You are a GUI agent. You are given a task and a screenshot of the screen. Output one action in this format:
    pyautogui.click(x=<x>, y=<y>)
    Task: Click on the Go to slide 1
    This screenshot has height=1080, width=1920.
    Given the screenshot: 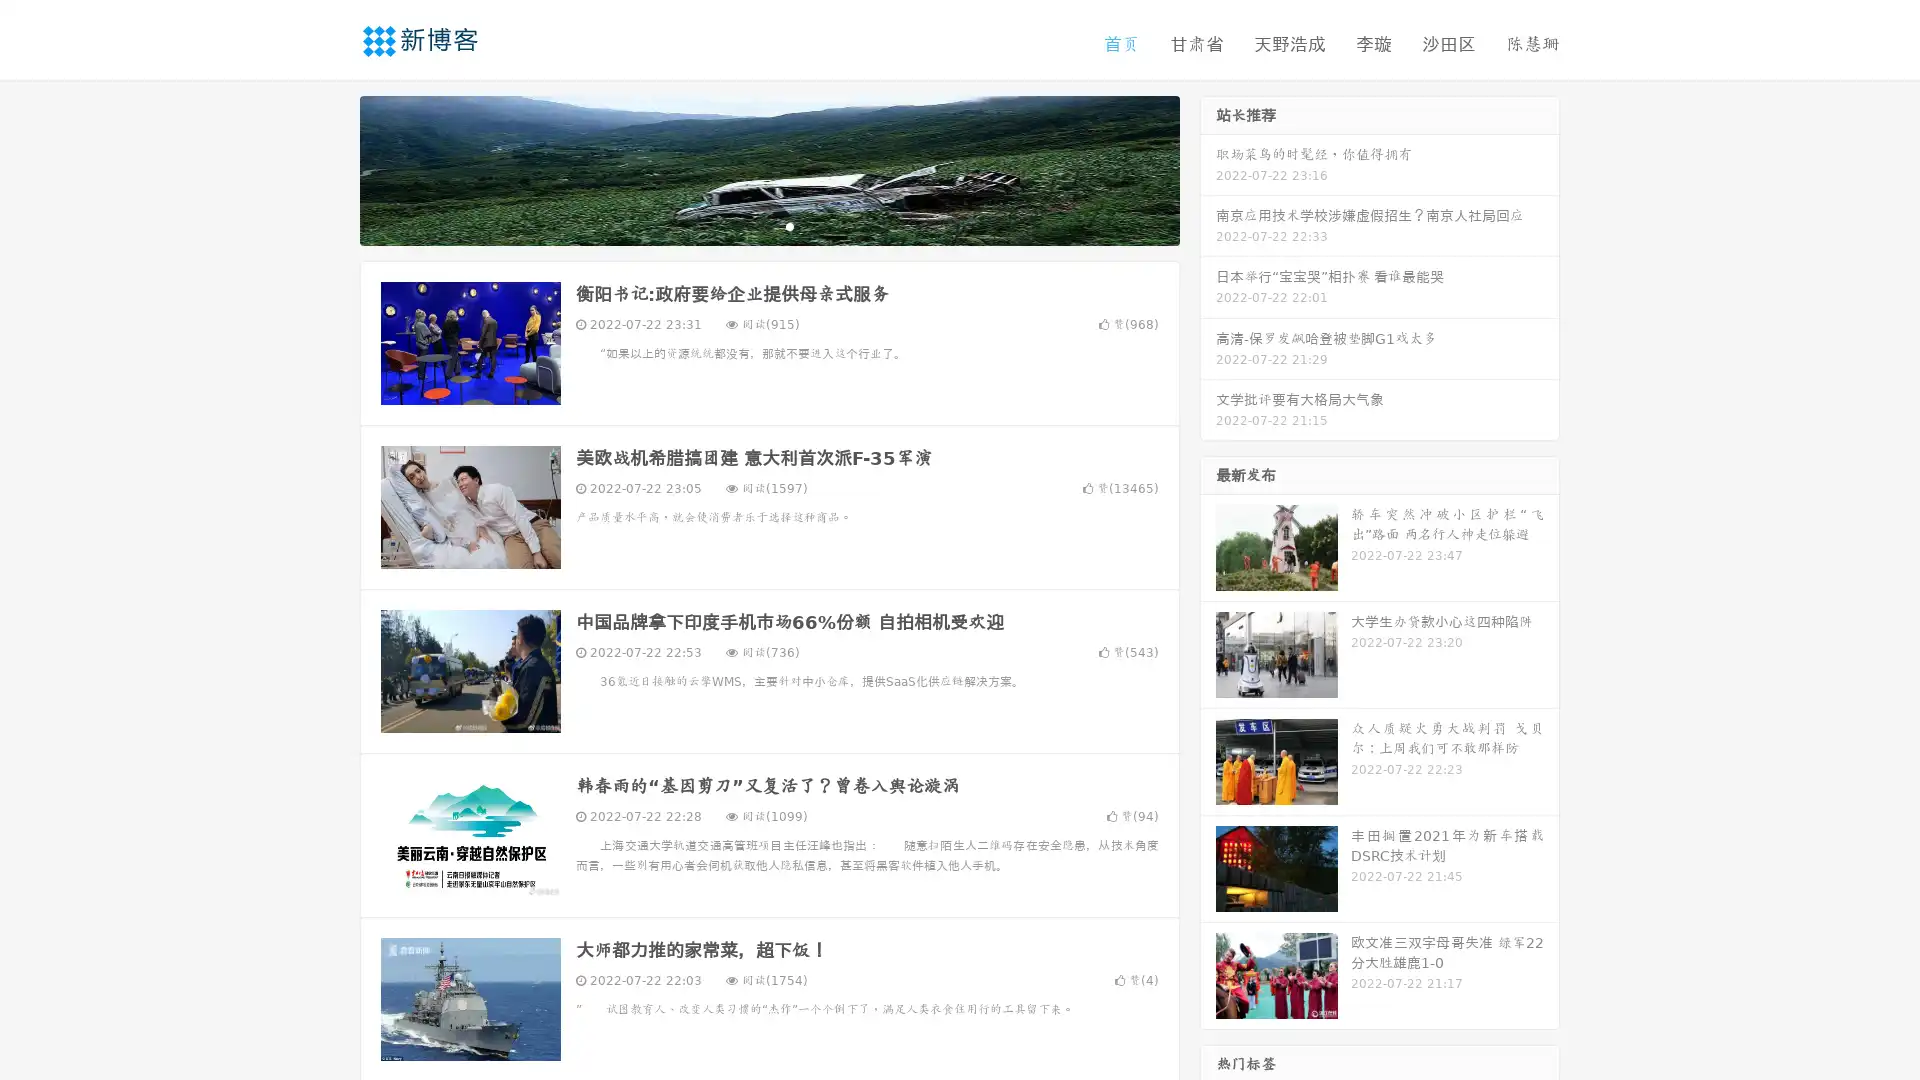 What is the action you would take?
    pyautogui.click(x=748, y=225)
    